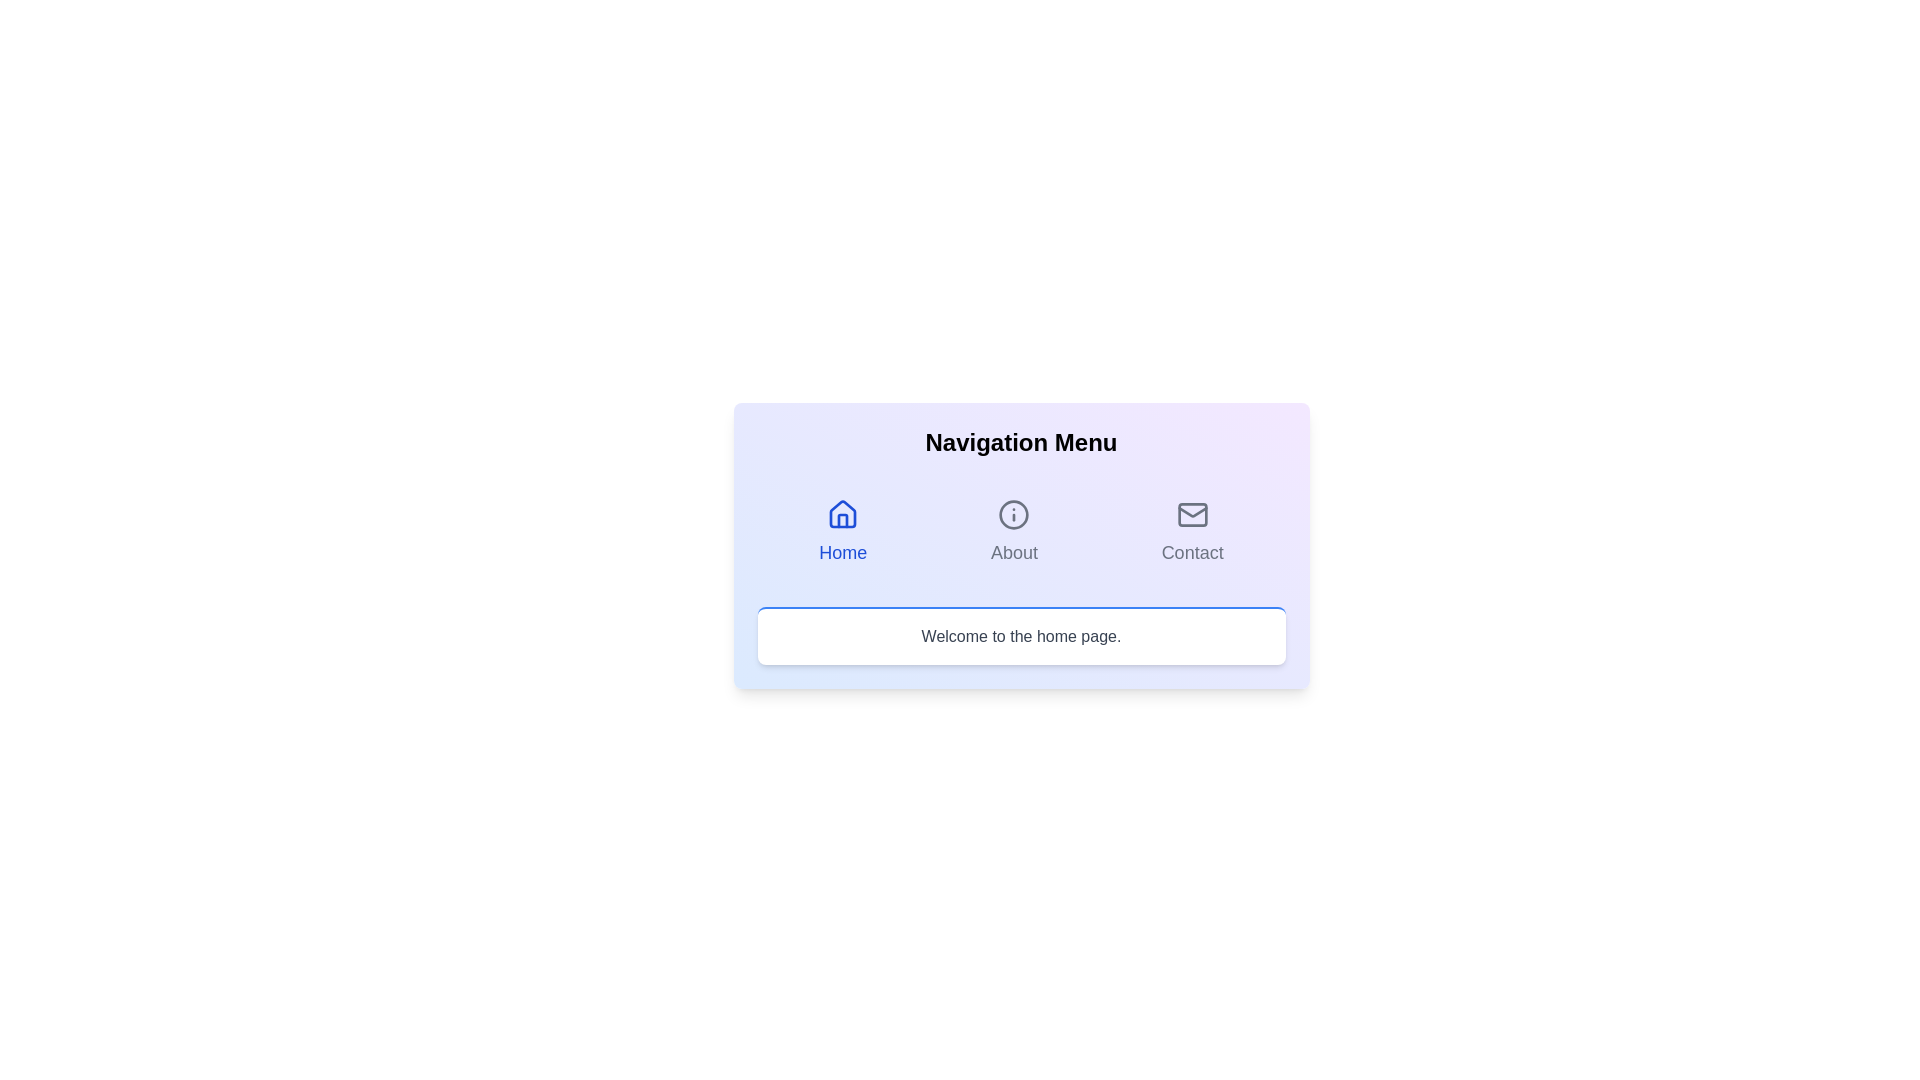 This screenshot has width=1920, height=1080. What do you see at coordinates (1192, 531) in the screenshot?
I see `the Contact tab in the navigation menu` at bounding box center [1192, 531].